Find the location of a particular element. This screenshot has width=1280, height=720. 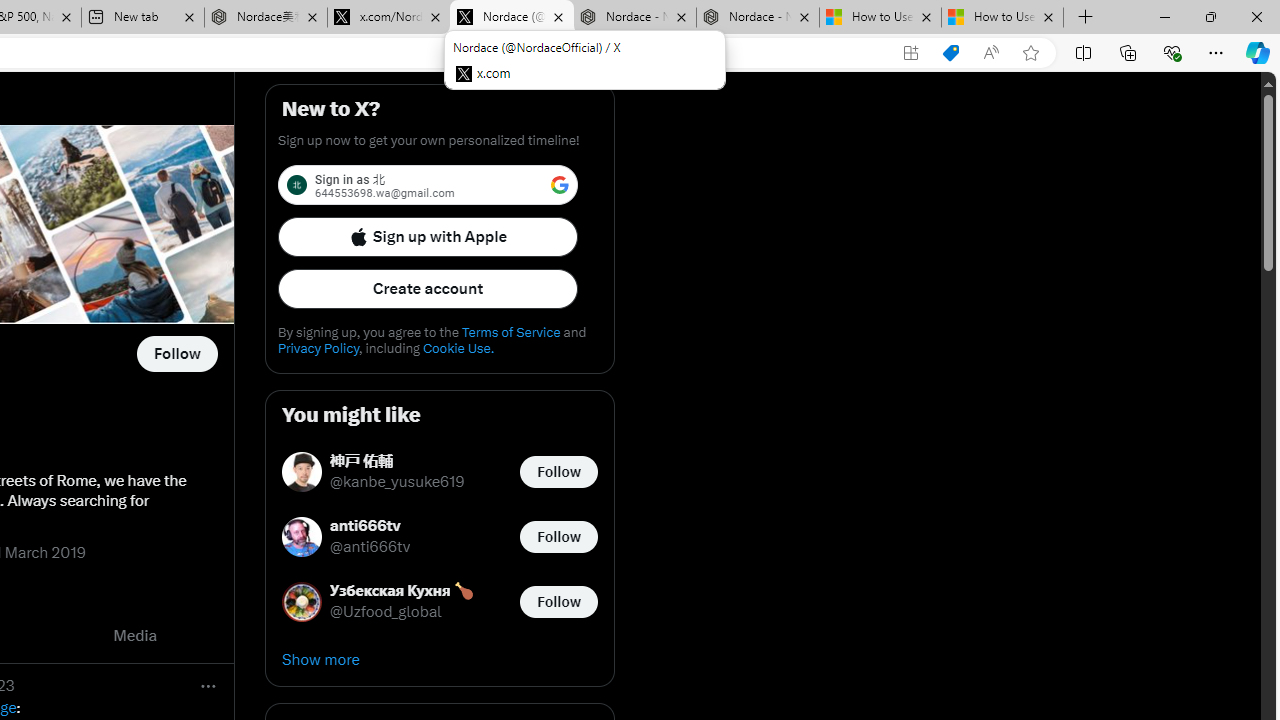

'App available. Install X' is located at coordinates (909, 52).